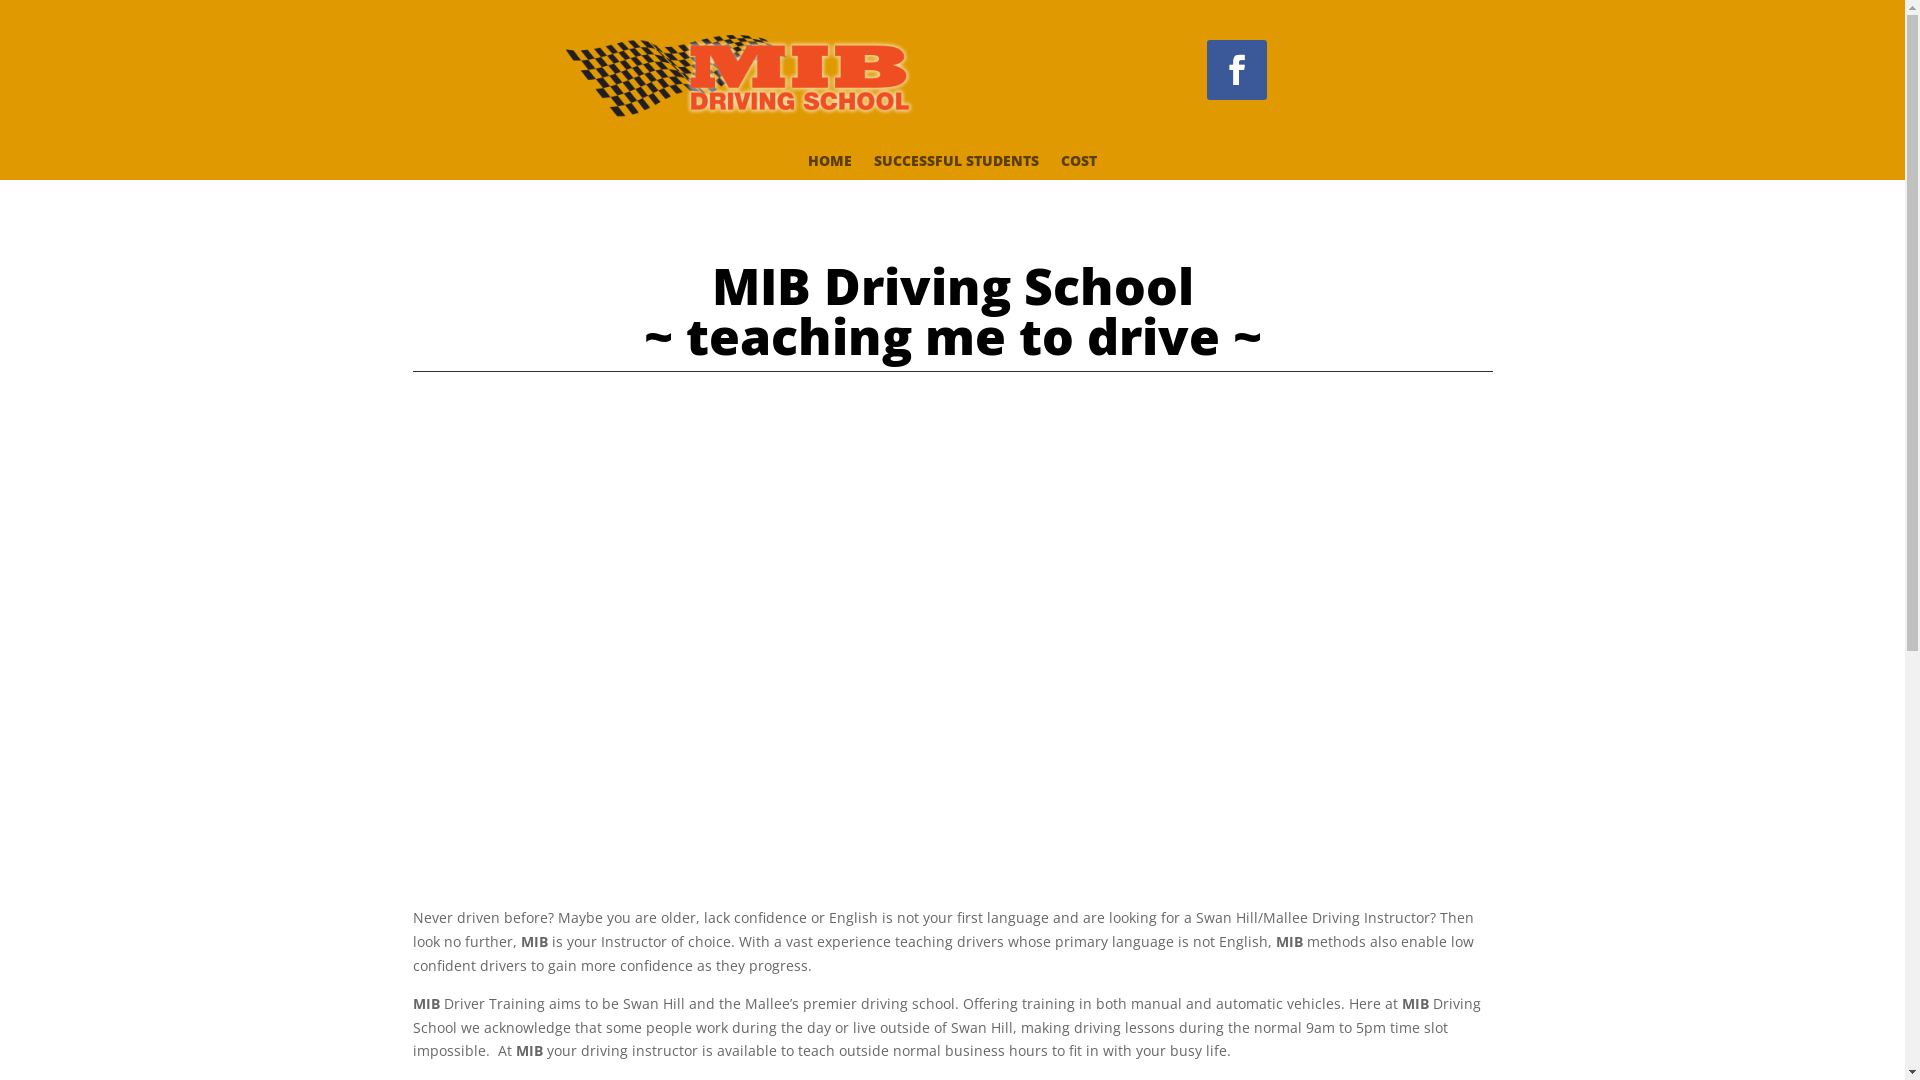 The width and height of the screenshot is (1920, 1080). I want to click on 'Follow on Facebook', so click(1236, 68).